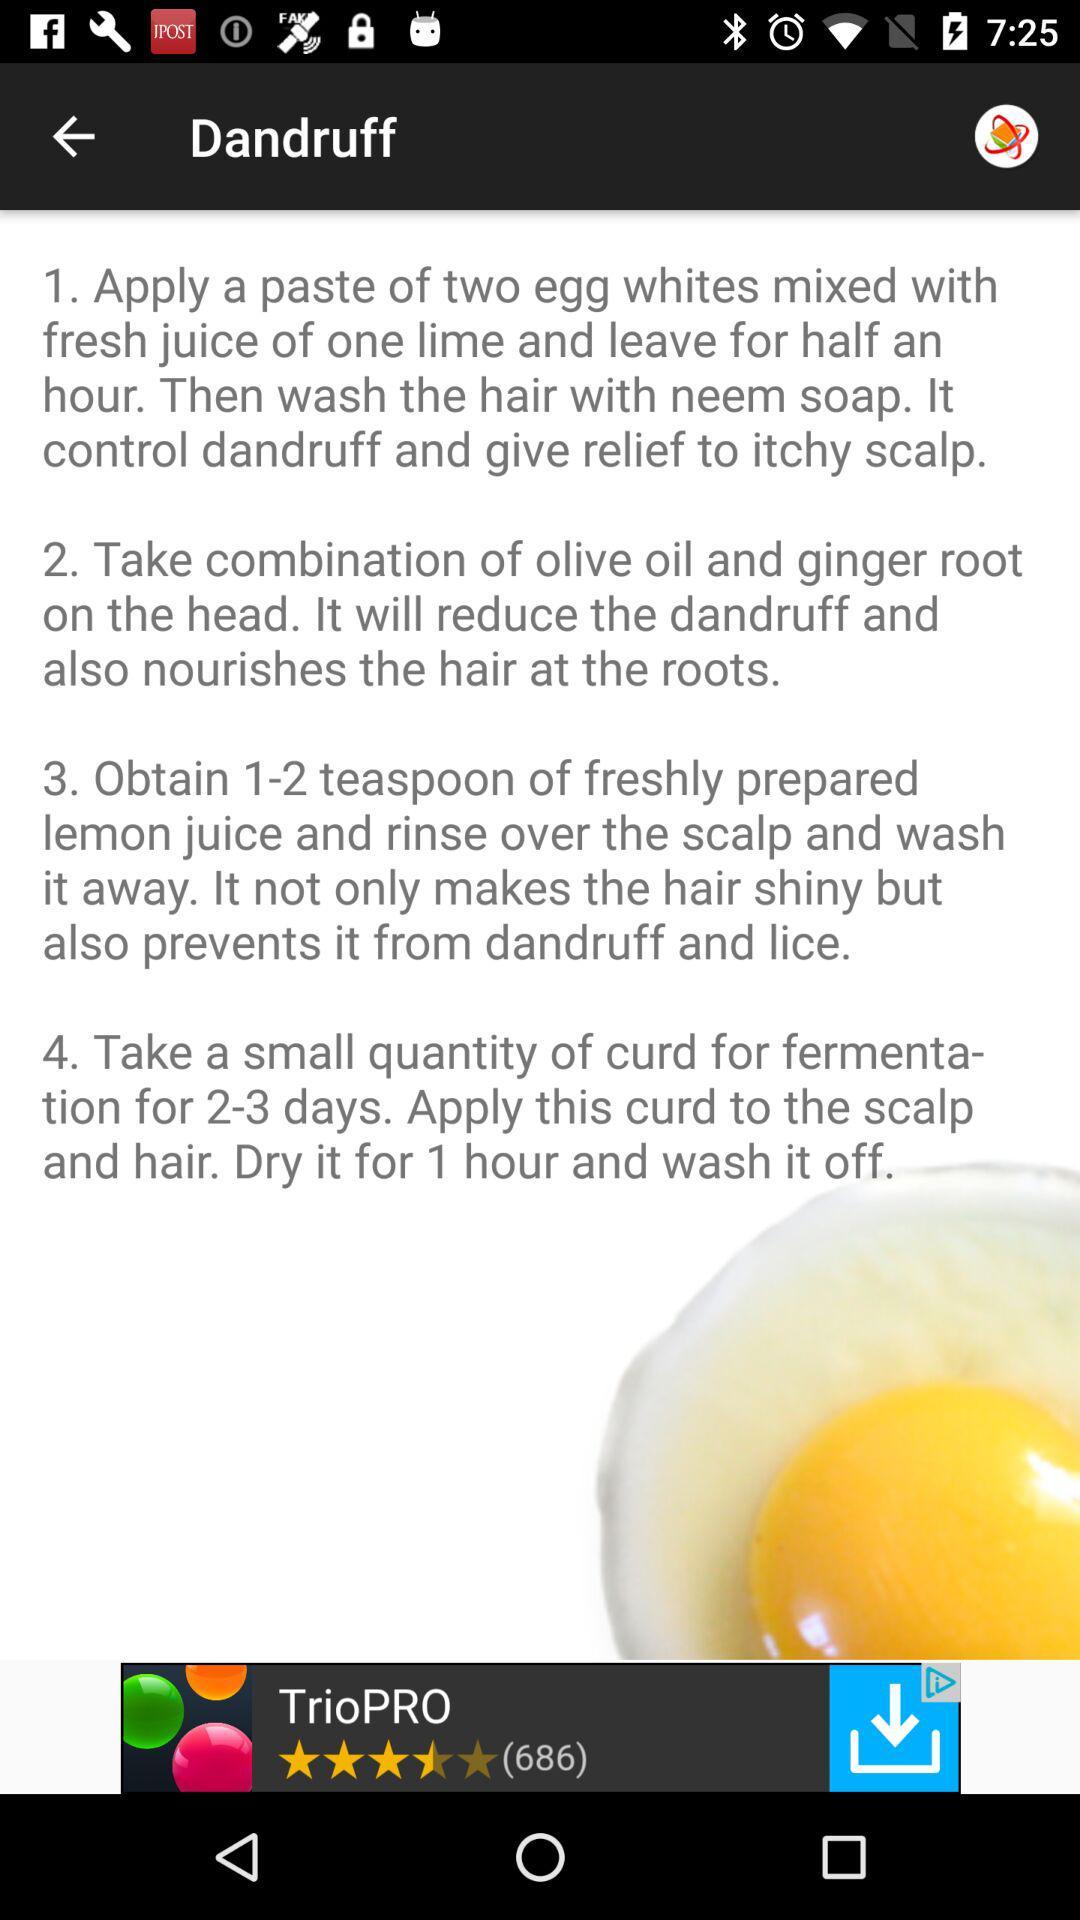 The width and height of the screenshot is (1080, 1920). What do you see at coordinates (540, 1727) in the screenshot?
I see `advertisement banner` at bounding box center [540, 1727].